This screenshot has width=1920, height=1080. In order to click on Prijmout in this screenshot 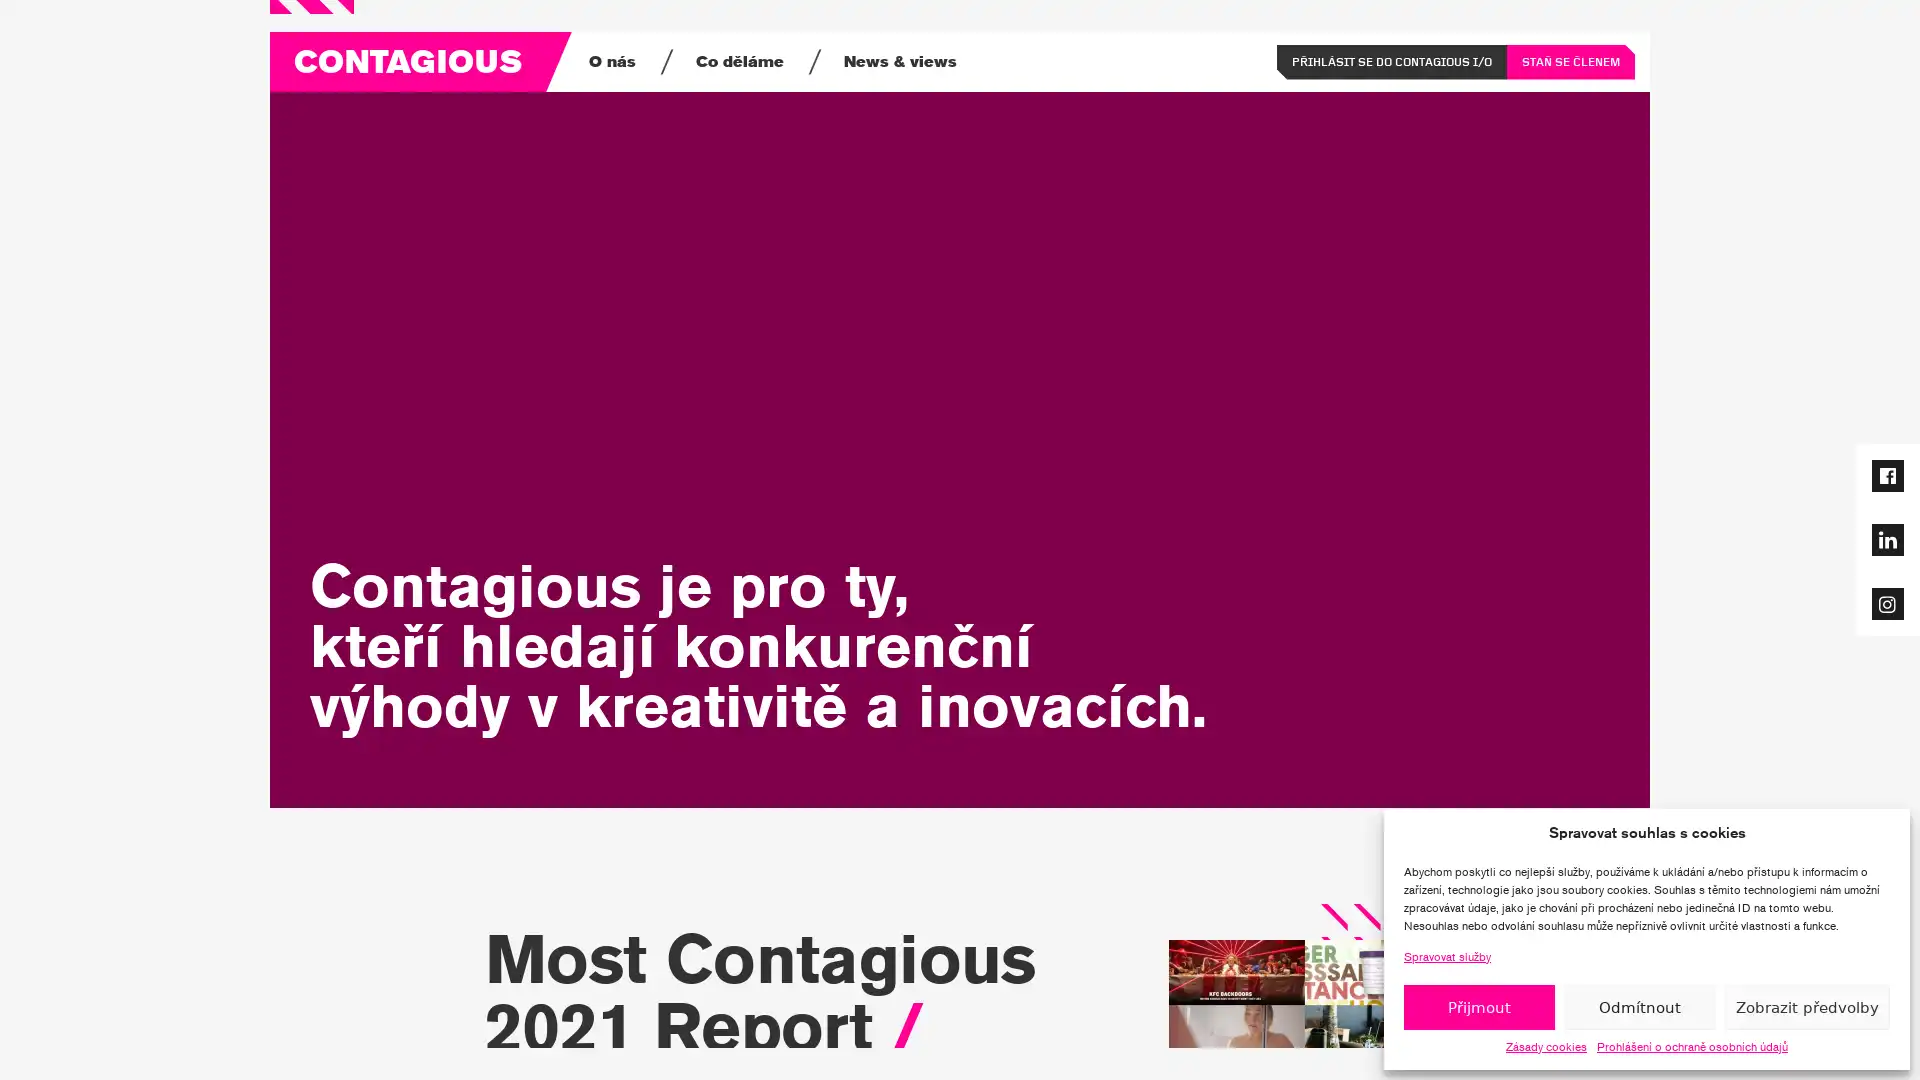, I will do `click(1478, 1007)`.